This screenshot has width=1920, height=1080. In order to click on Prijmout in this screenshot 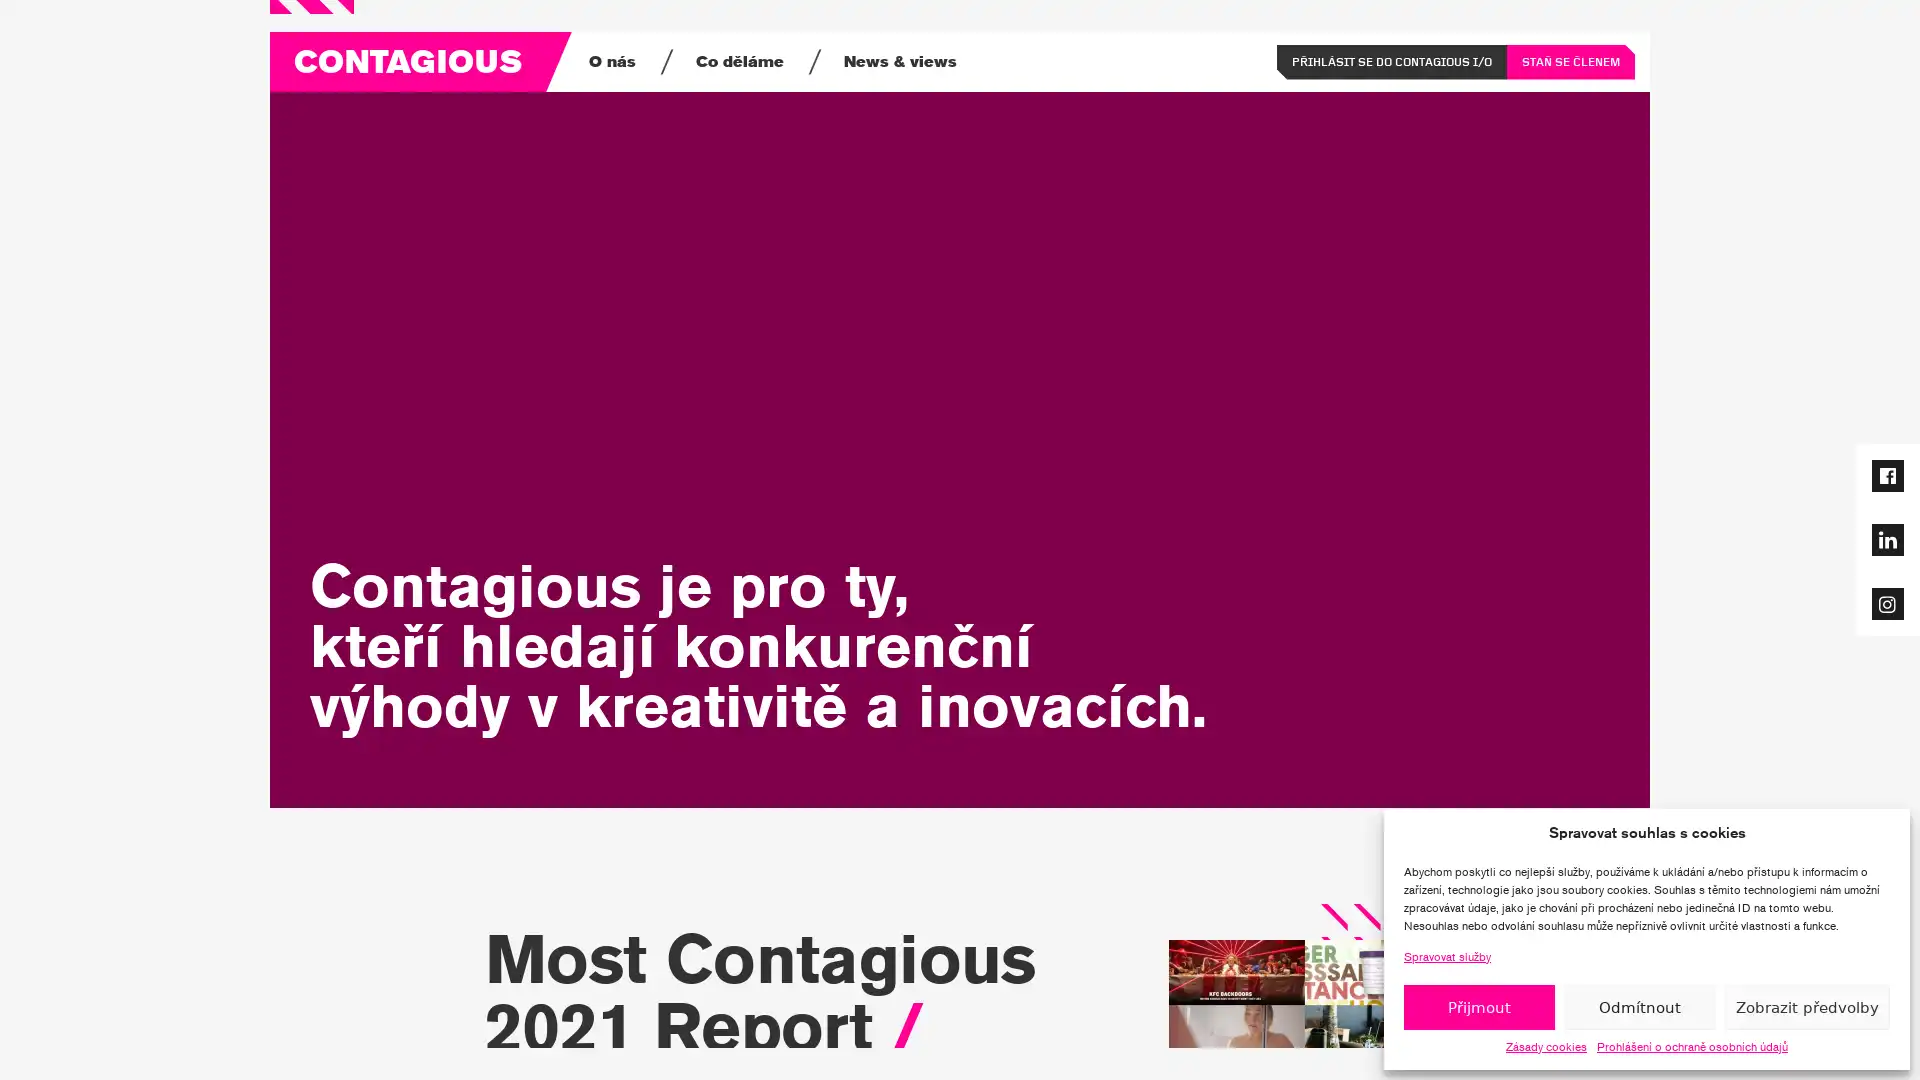, I will do `click(1478, 1007)`.